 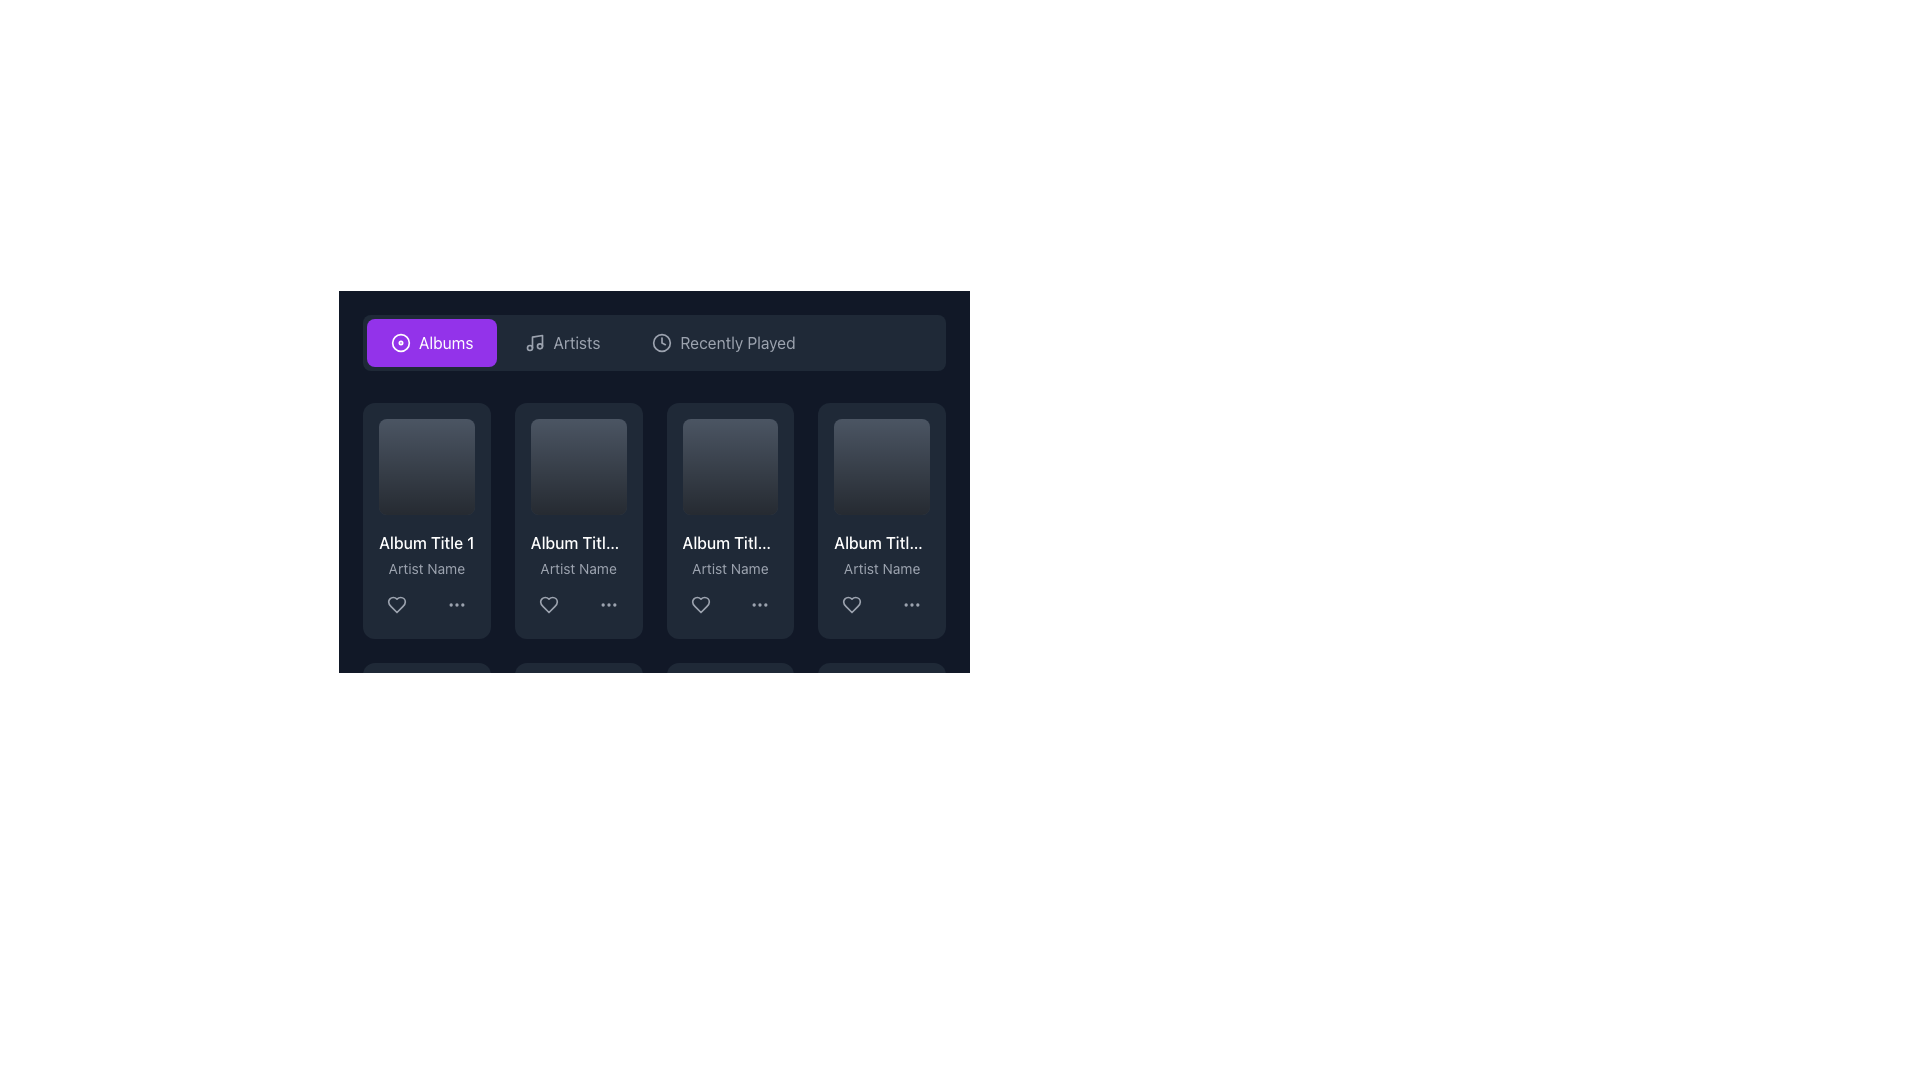 I want to click on the decorative circle within the SVG icon located to the left of the 'Albums' button in the navigation bar, so click(x=400, y=342).